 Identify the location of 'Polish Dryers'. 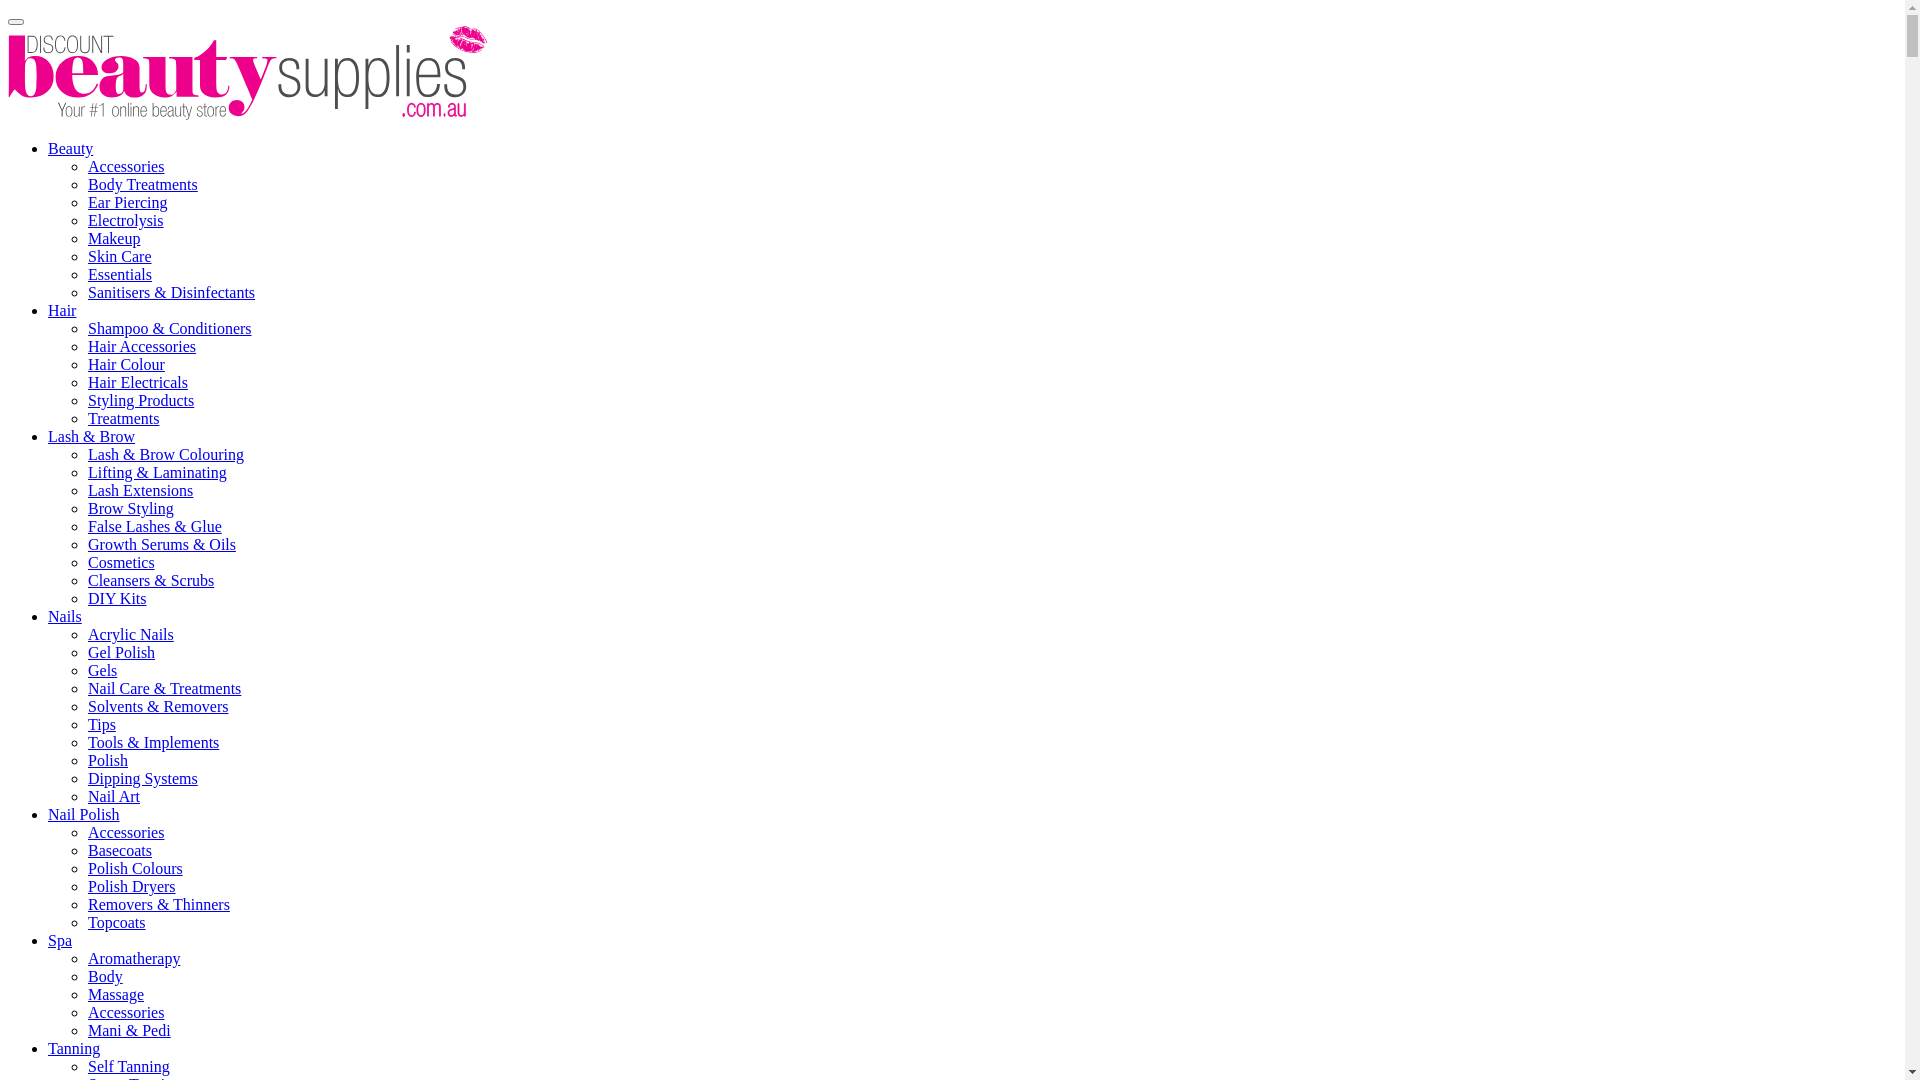
(130, 885).